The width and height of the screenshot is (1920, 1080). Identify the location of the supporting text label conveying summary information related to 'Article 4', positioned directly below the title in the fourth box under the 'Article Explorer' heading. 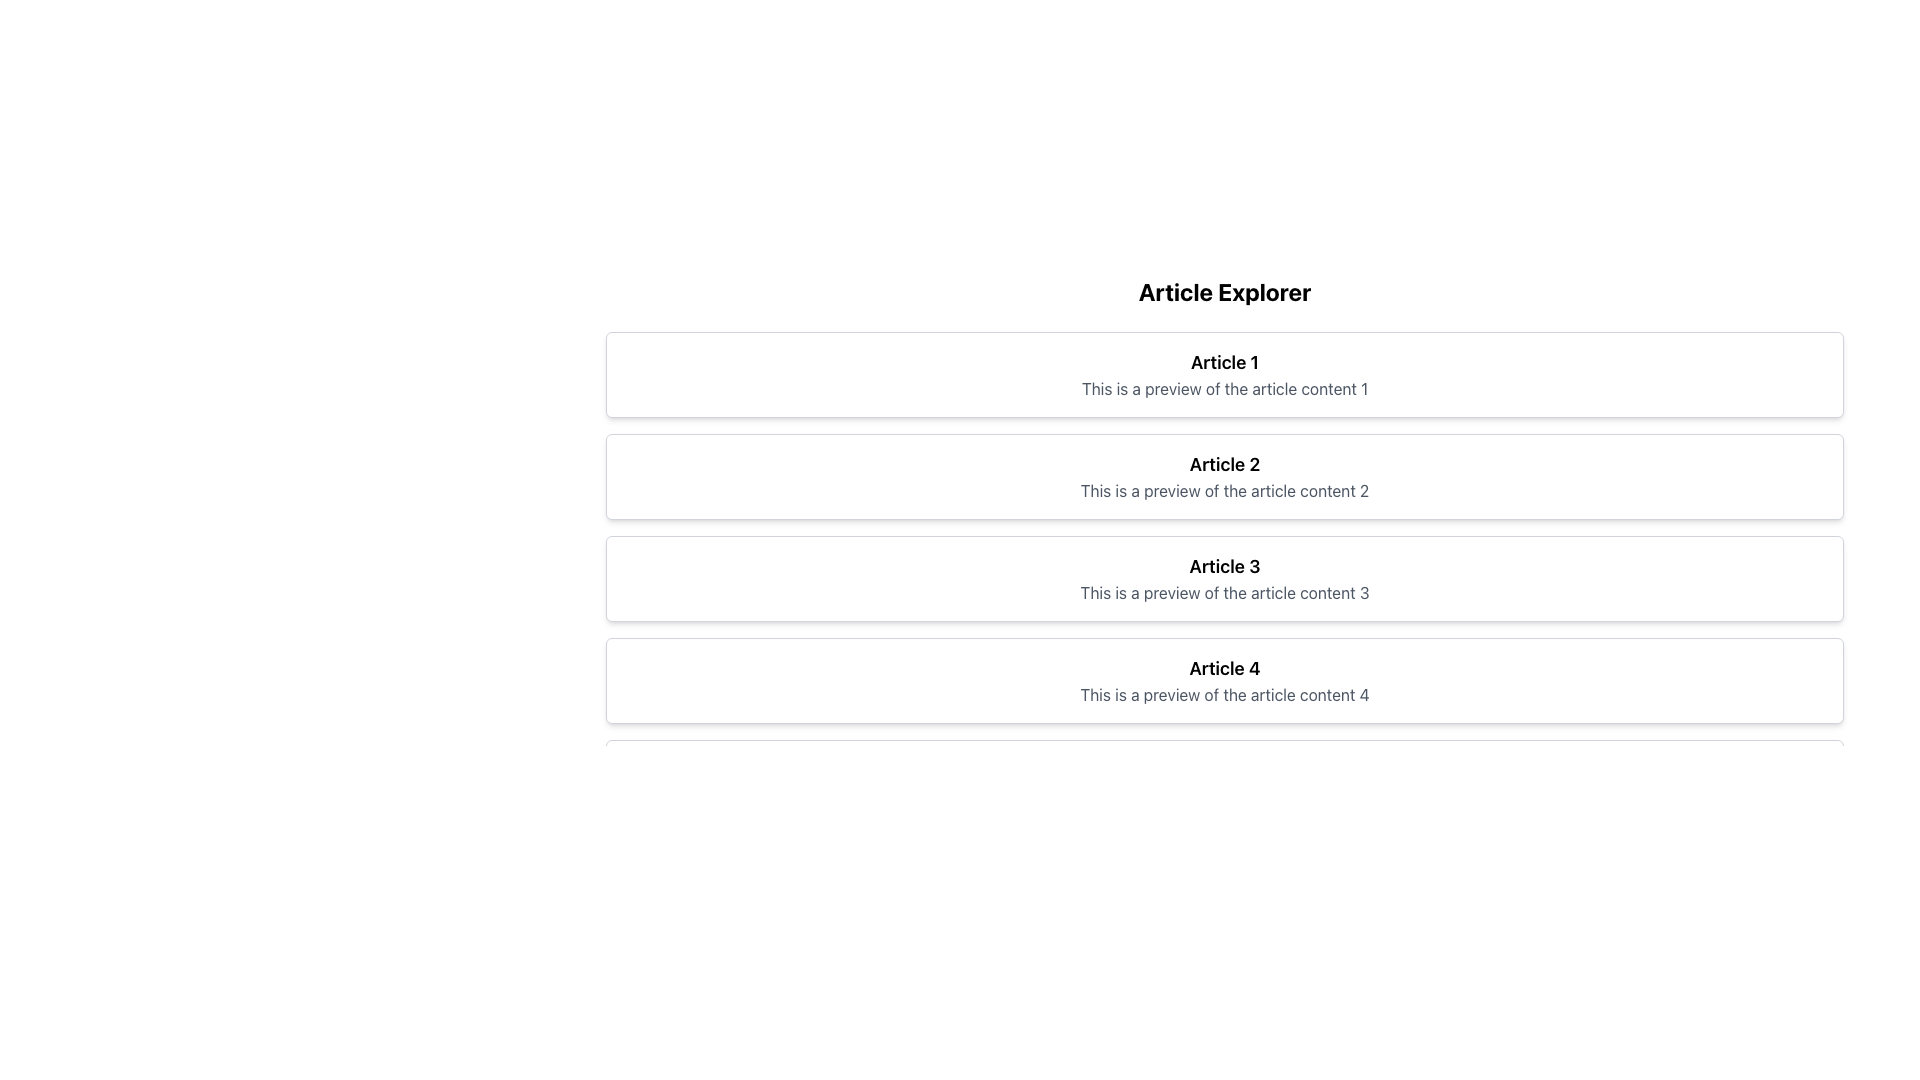
(1223, 693).